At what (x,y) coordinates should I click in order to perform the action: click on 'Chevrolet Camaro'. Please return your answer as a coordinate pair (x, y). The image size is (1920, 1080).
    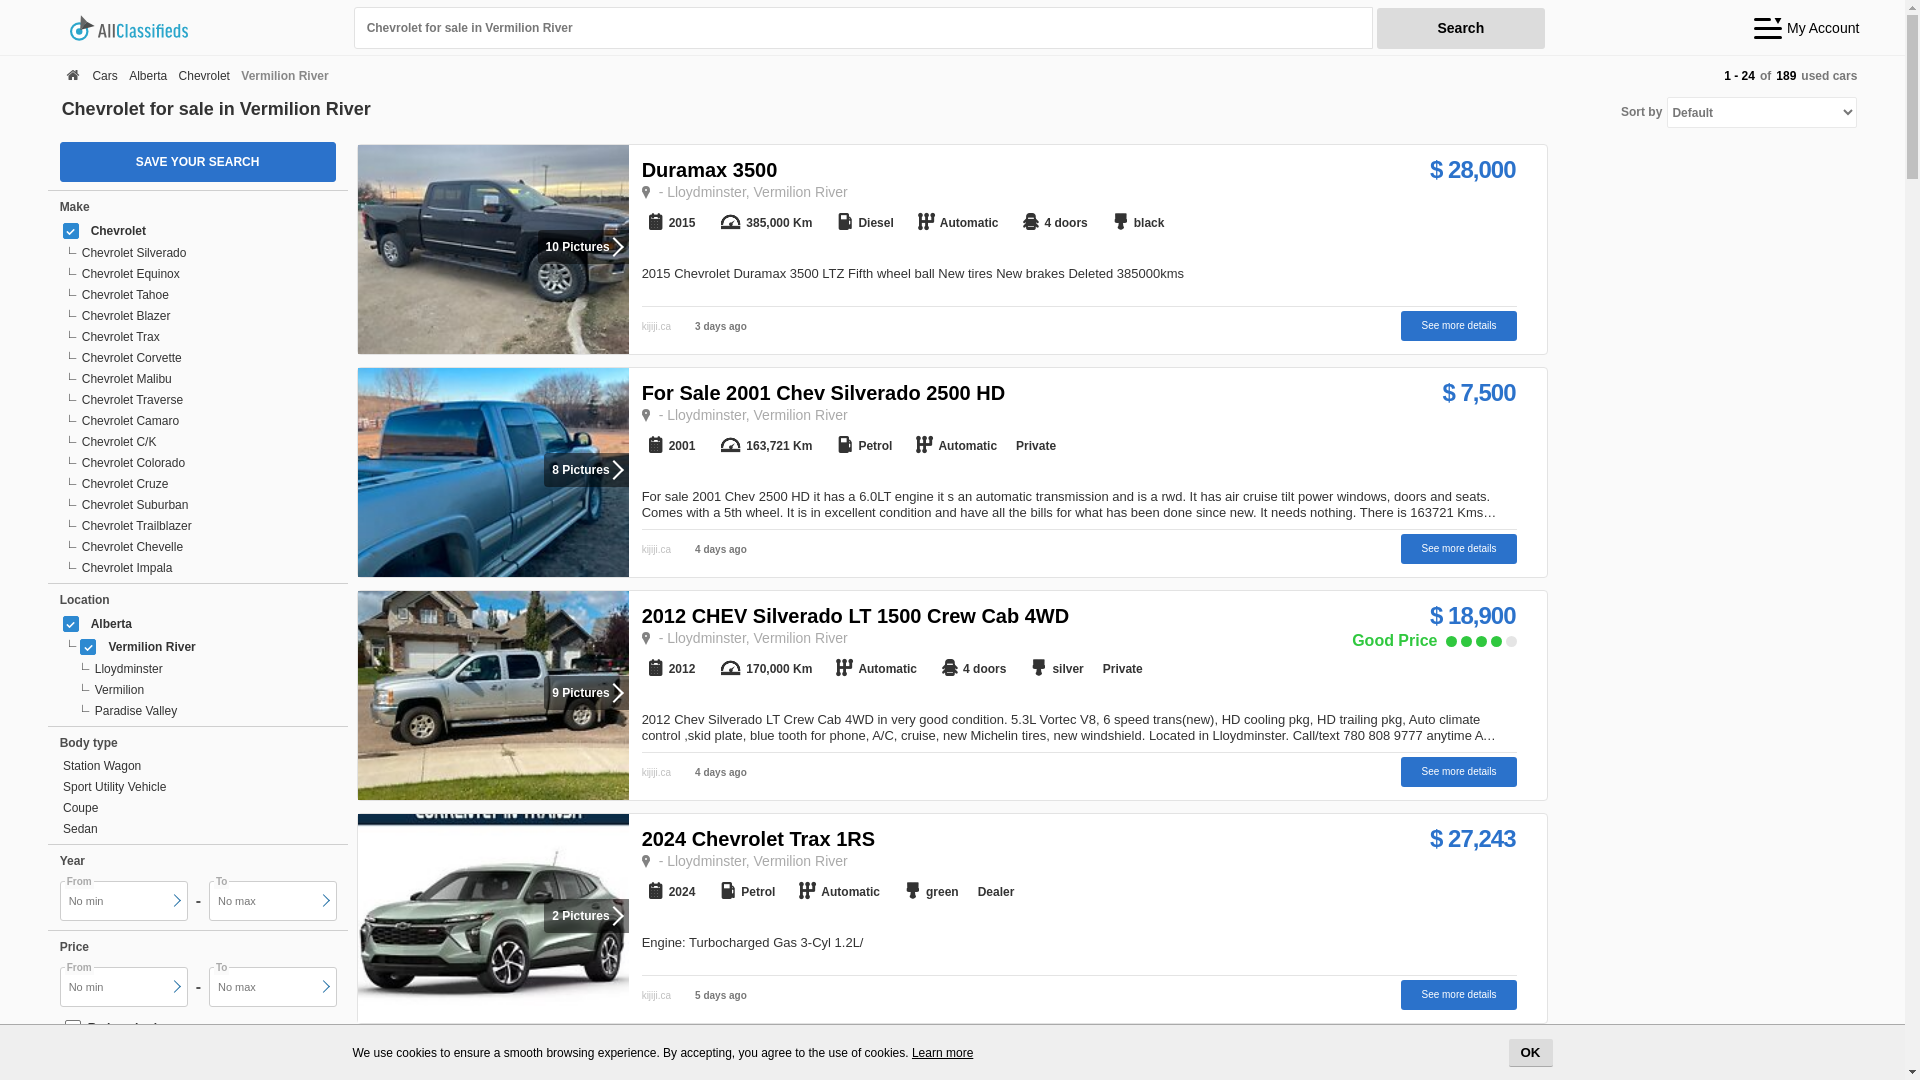
    Looking at the image, I should click on (202, 420).